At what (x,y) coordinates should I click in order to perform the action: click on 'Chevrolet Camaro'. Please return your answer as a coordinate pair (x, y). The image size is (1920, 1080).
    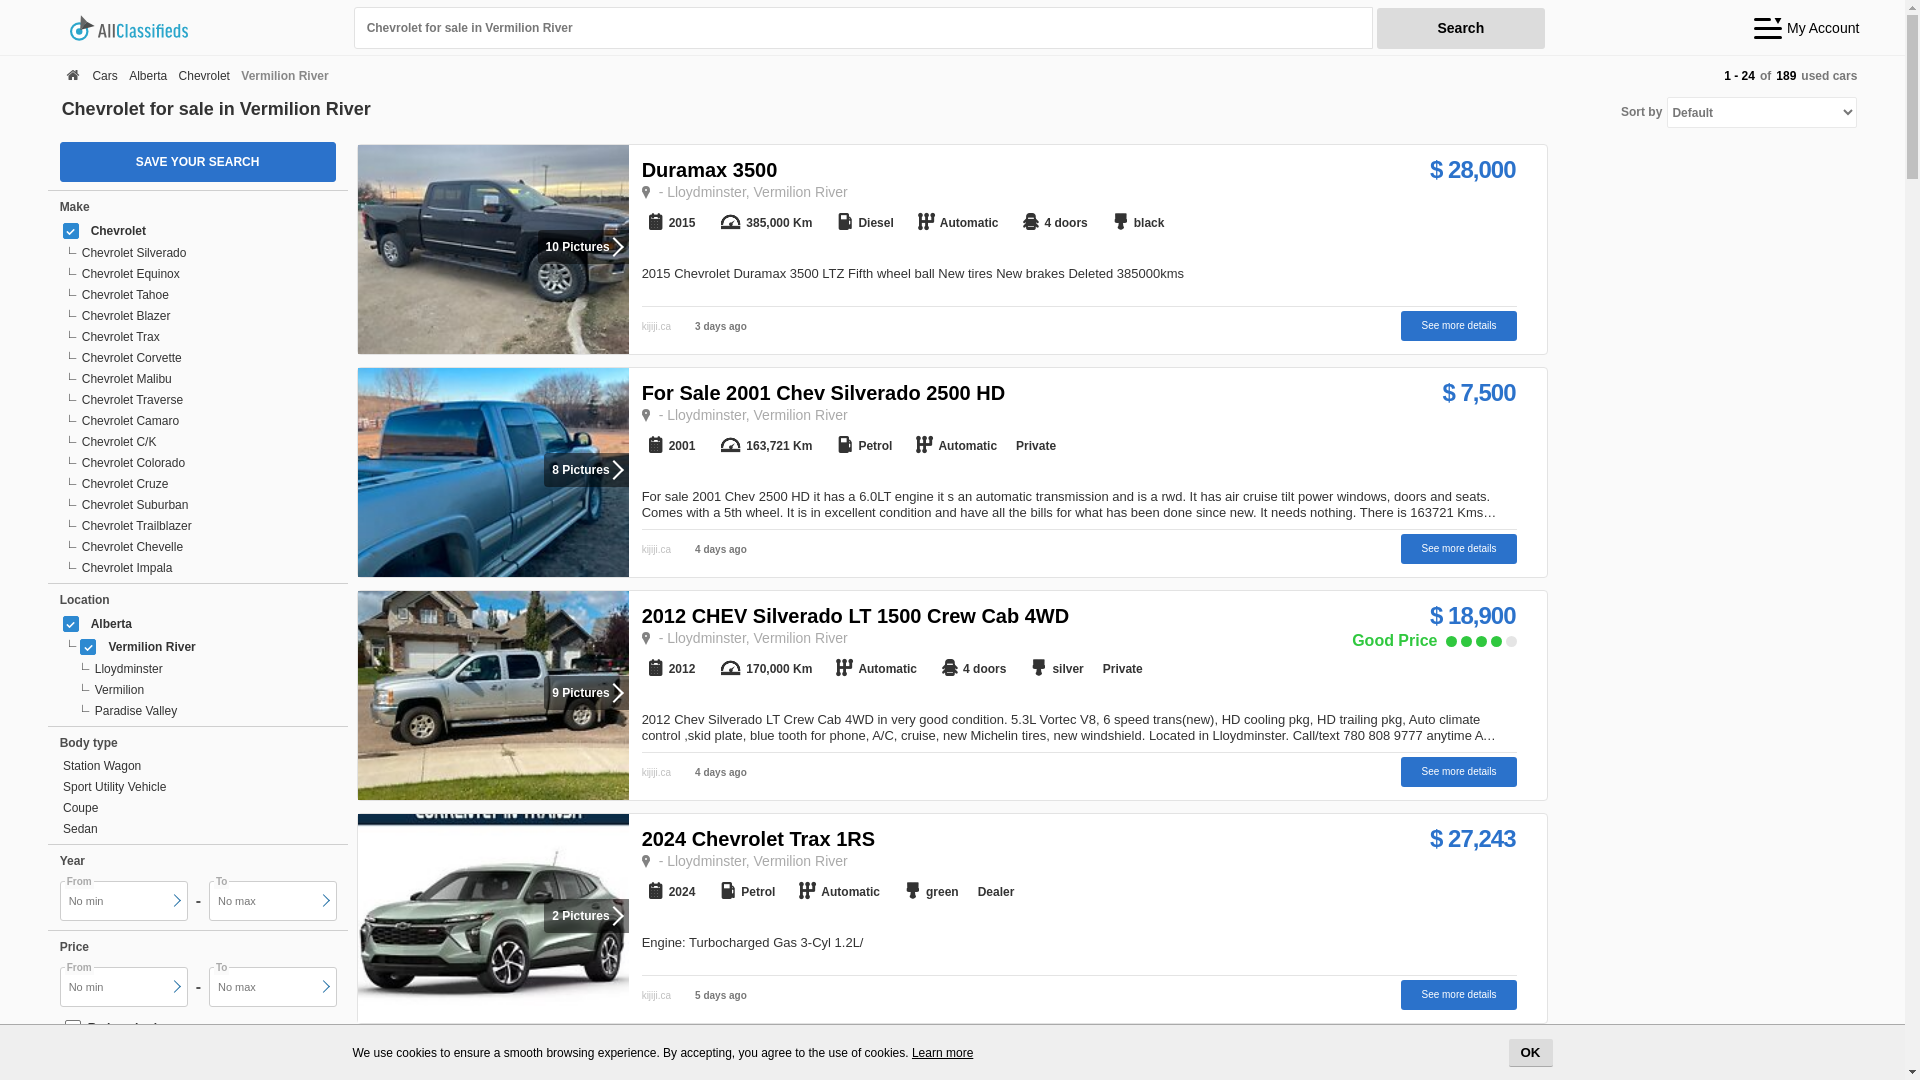
    Looking at the image, I should click on (202, 420).